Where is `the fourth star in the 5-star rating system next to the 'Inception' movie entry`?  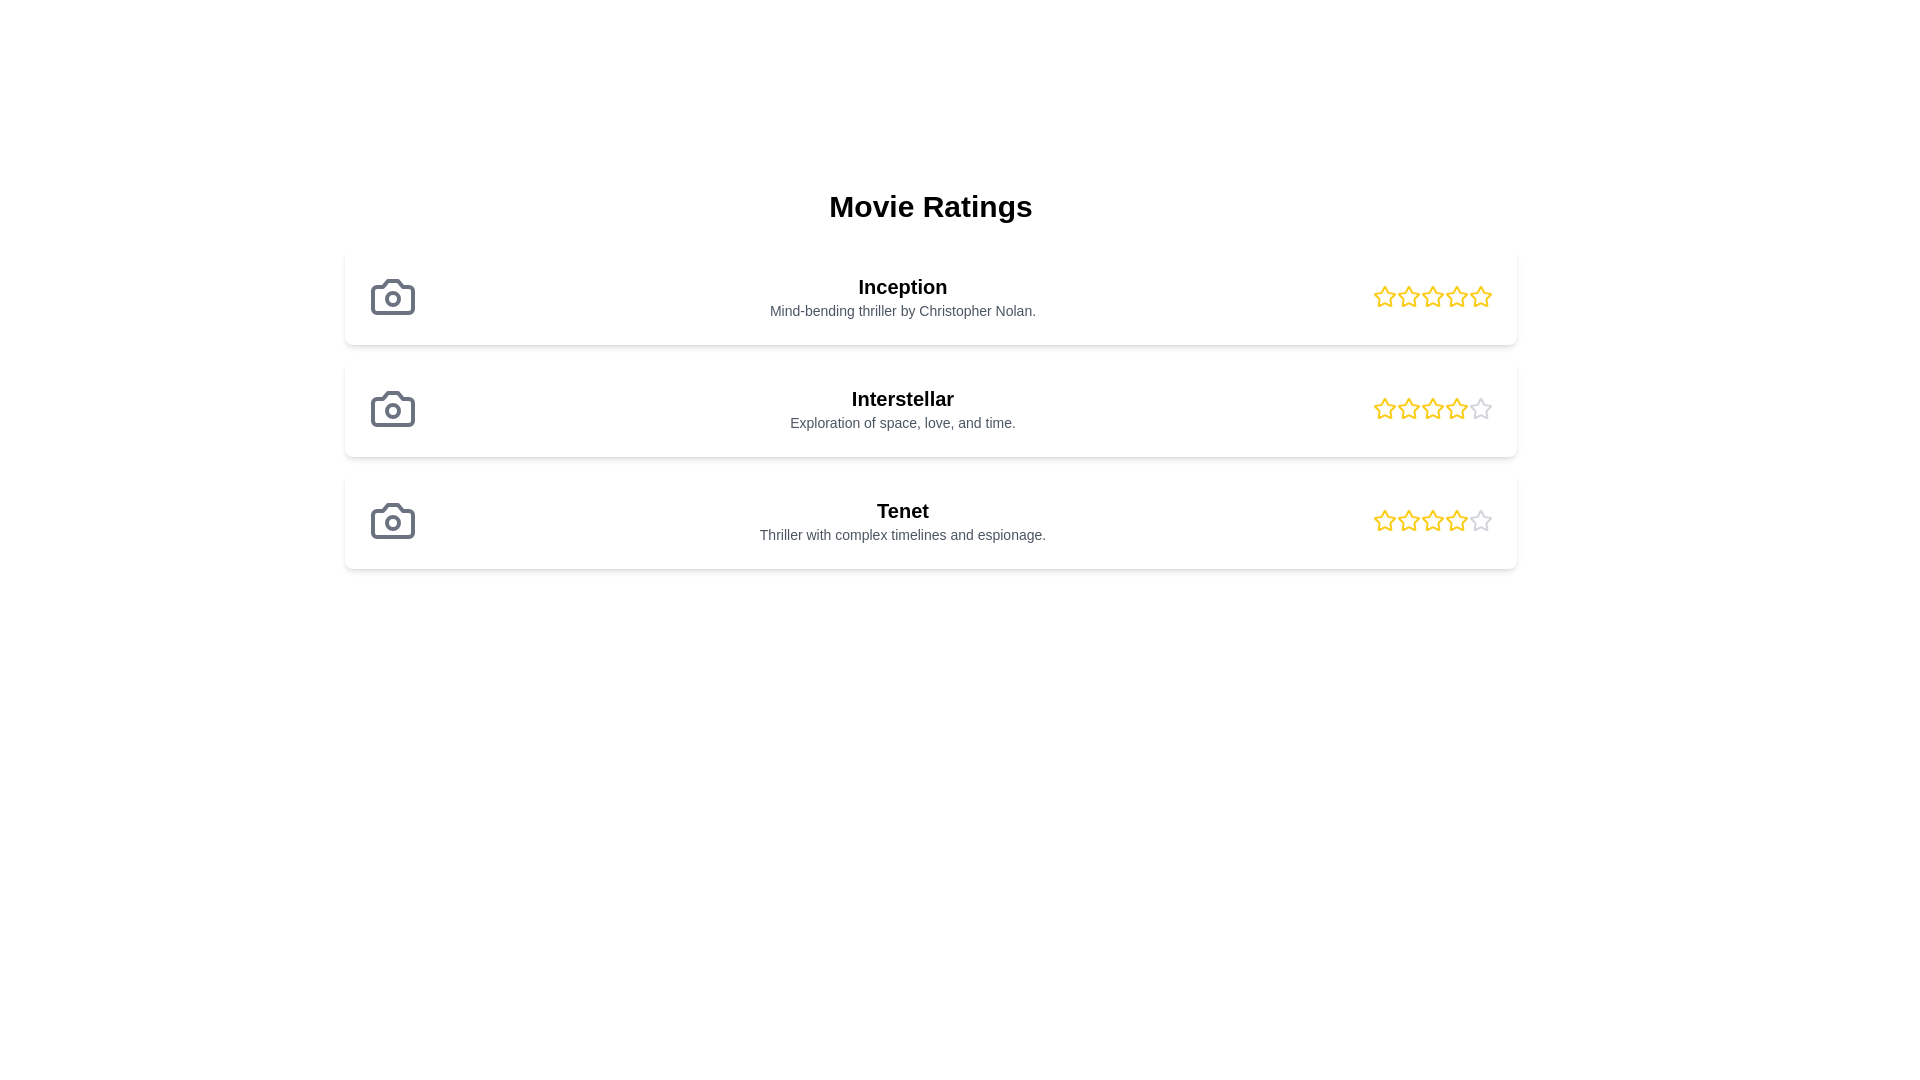 the fourth star in the 5-star rating system next to the 'Inception' movie entry is located at coordinates (1457, 296).